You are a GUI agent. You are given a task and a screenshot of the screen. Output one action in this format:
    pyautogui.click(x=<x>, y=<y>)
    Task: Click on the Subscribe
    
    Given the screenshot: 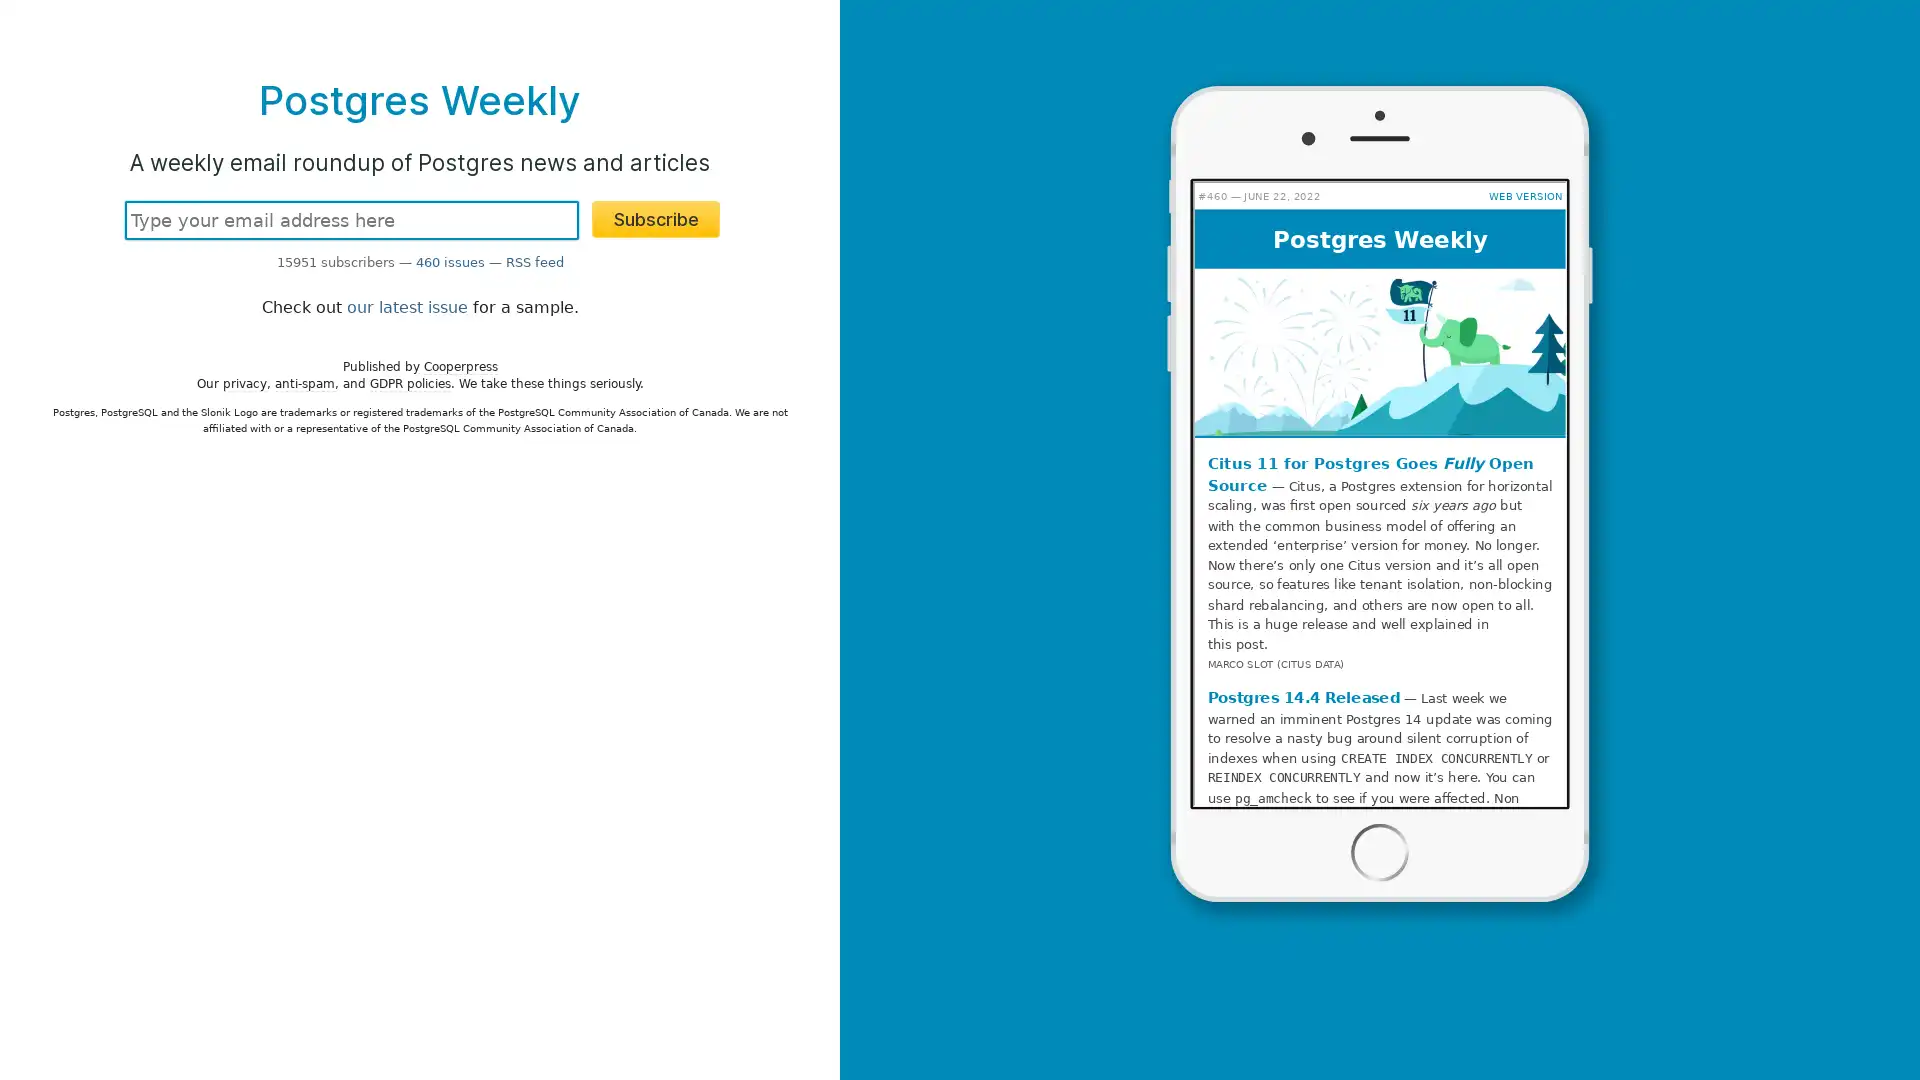 What is the action you would take?
    pyautogui.click(x=656, y=219)
    